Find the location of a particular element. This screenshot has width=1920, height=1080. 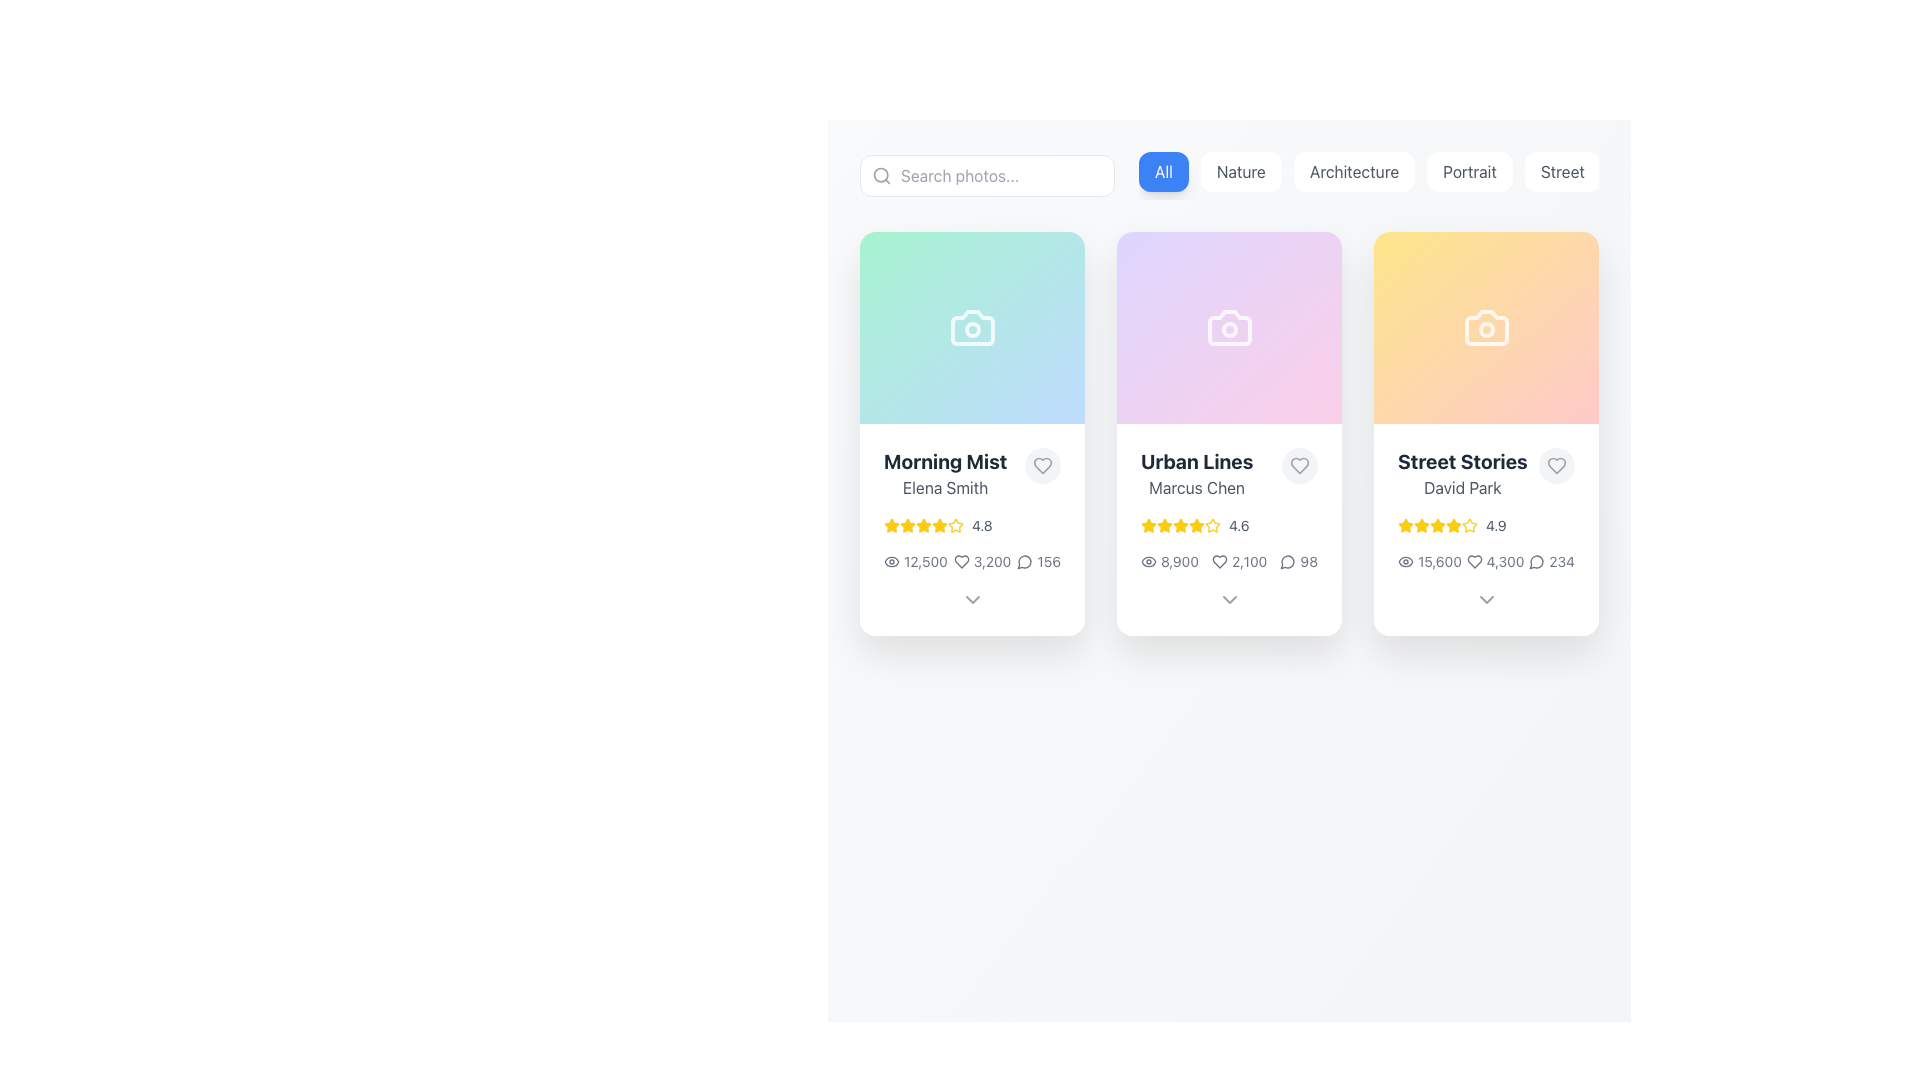

the circular chat icon with minimalist lines located within the 'Street Stories' card, positioned to the right of the '4,300' heart icon and before the text '234' is located at coordinates (1535, 562).